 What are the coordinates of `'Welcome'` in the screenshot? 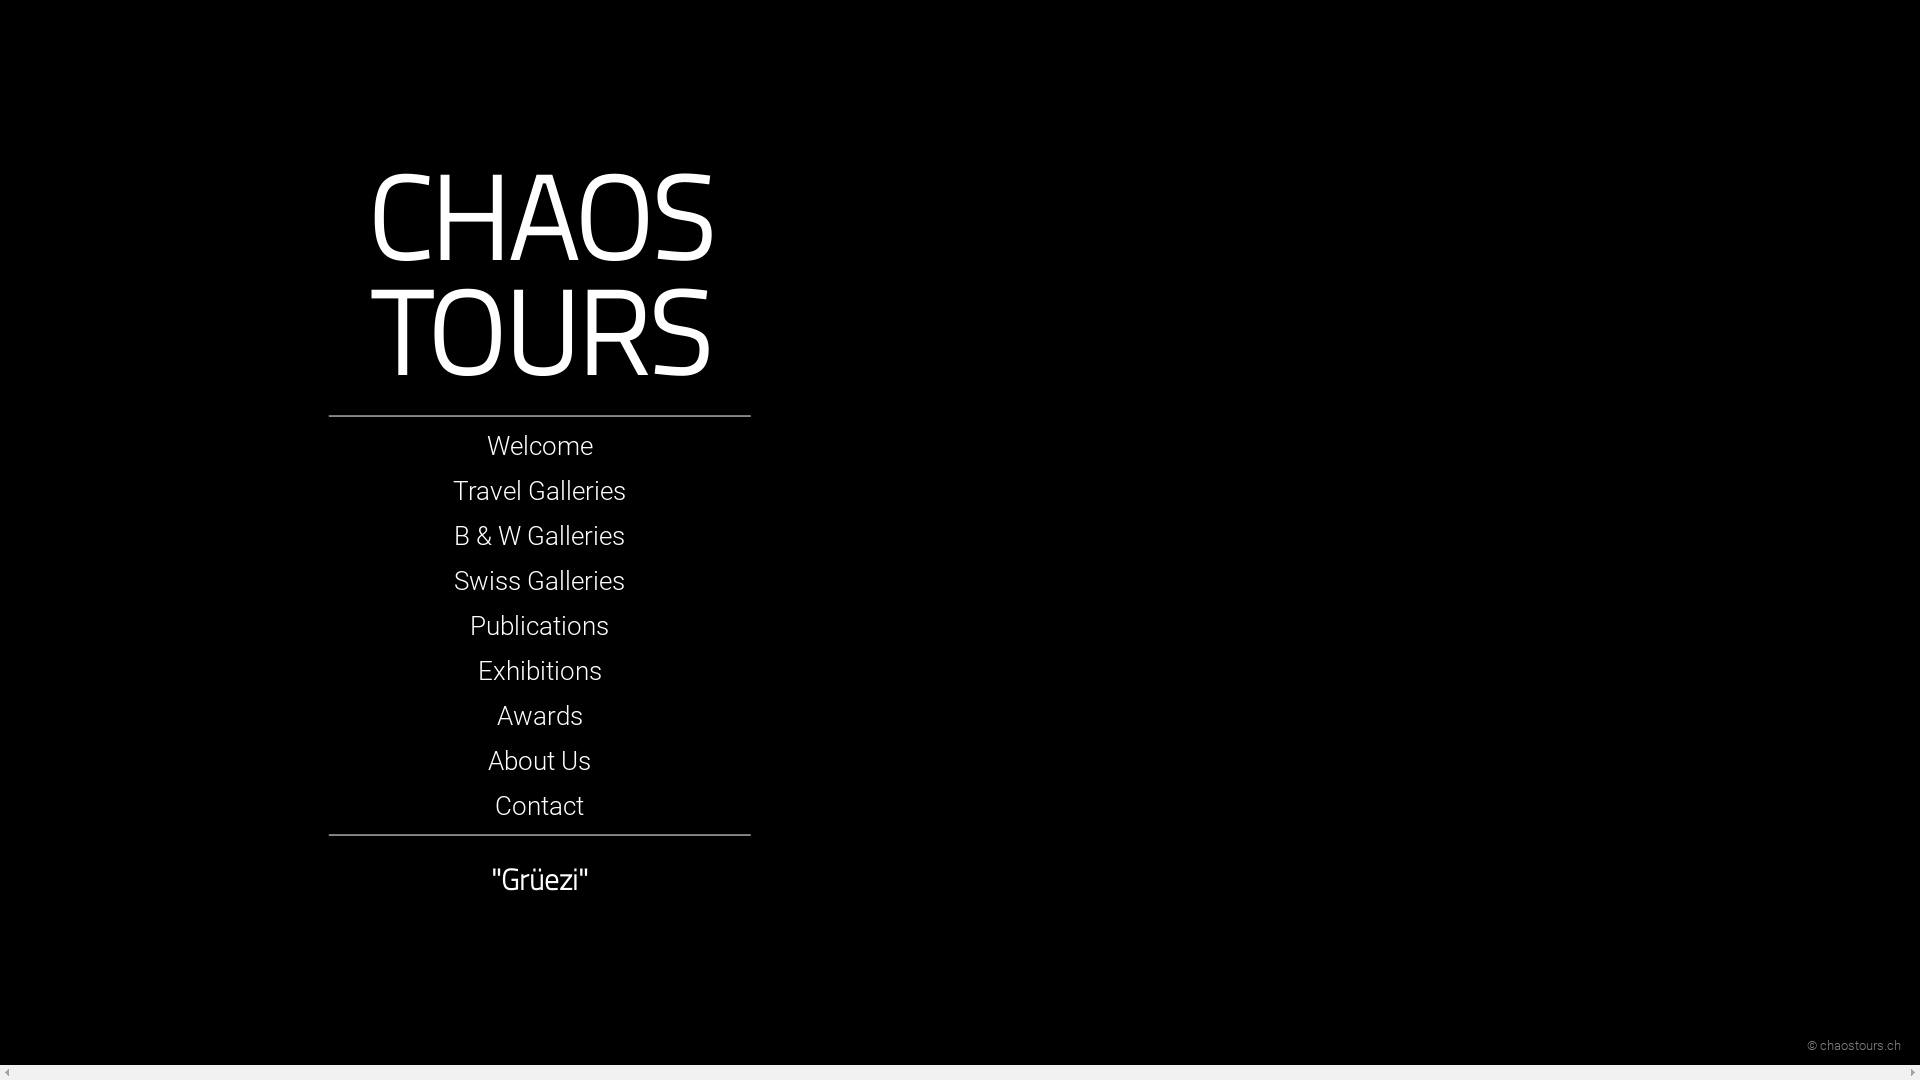 It's located at (539, 445).